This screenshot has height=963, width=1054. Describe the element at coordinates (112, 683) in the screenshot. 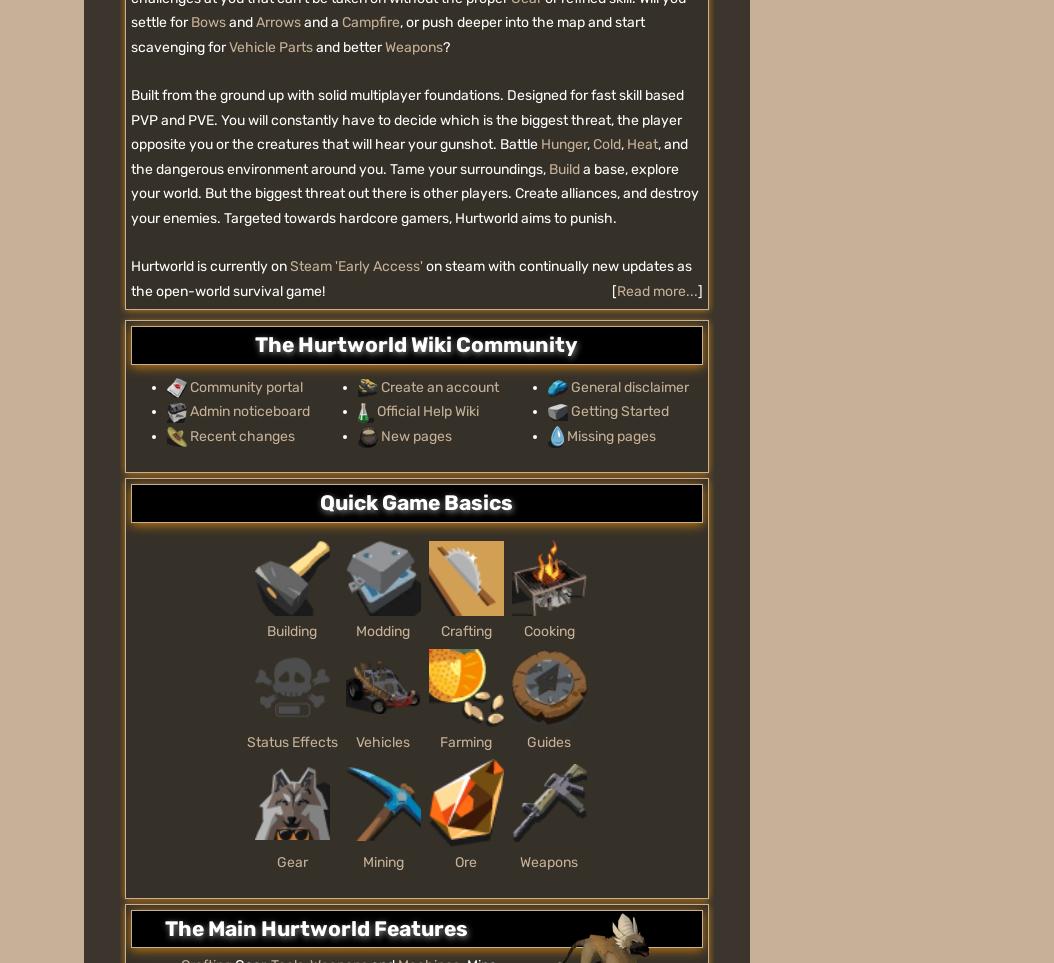

I see `'Media Kit'` at that location.